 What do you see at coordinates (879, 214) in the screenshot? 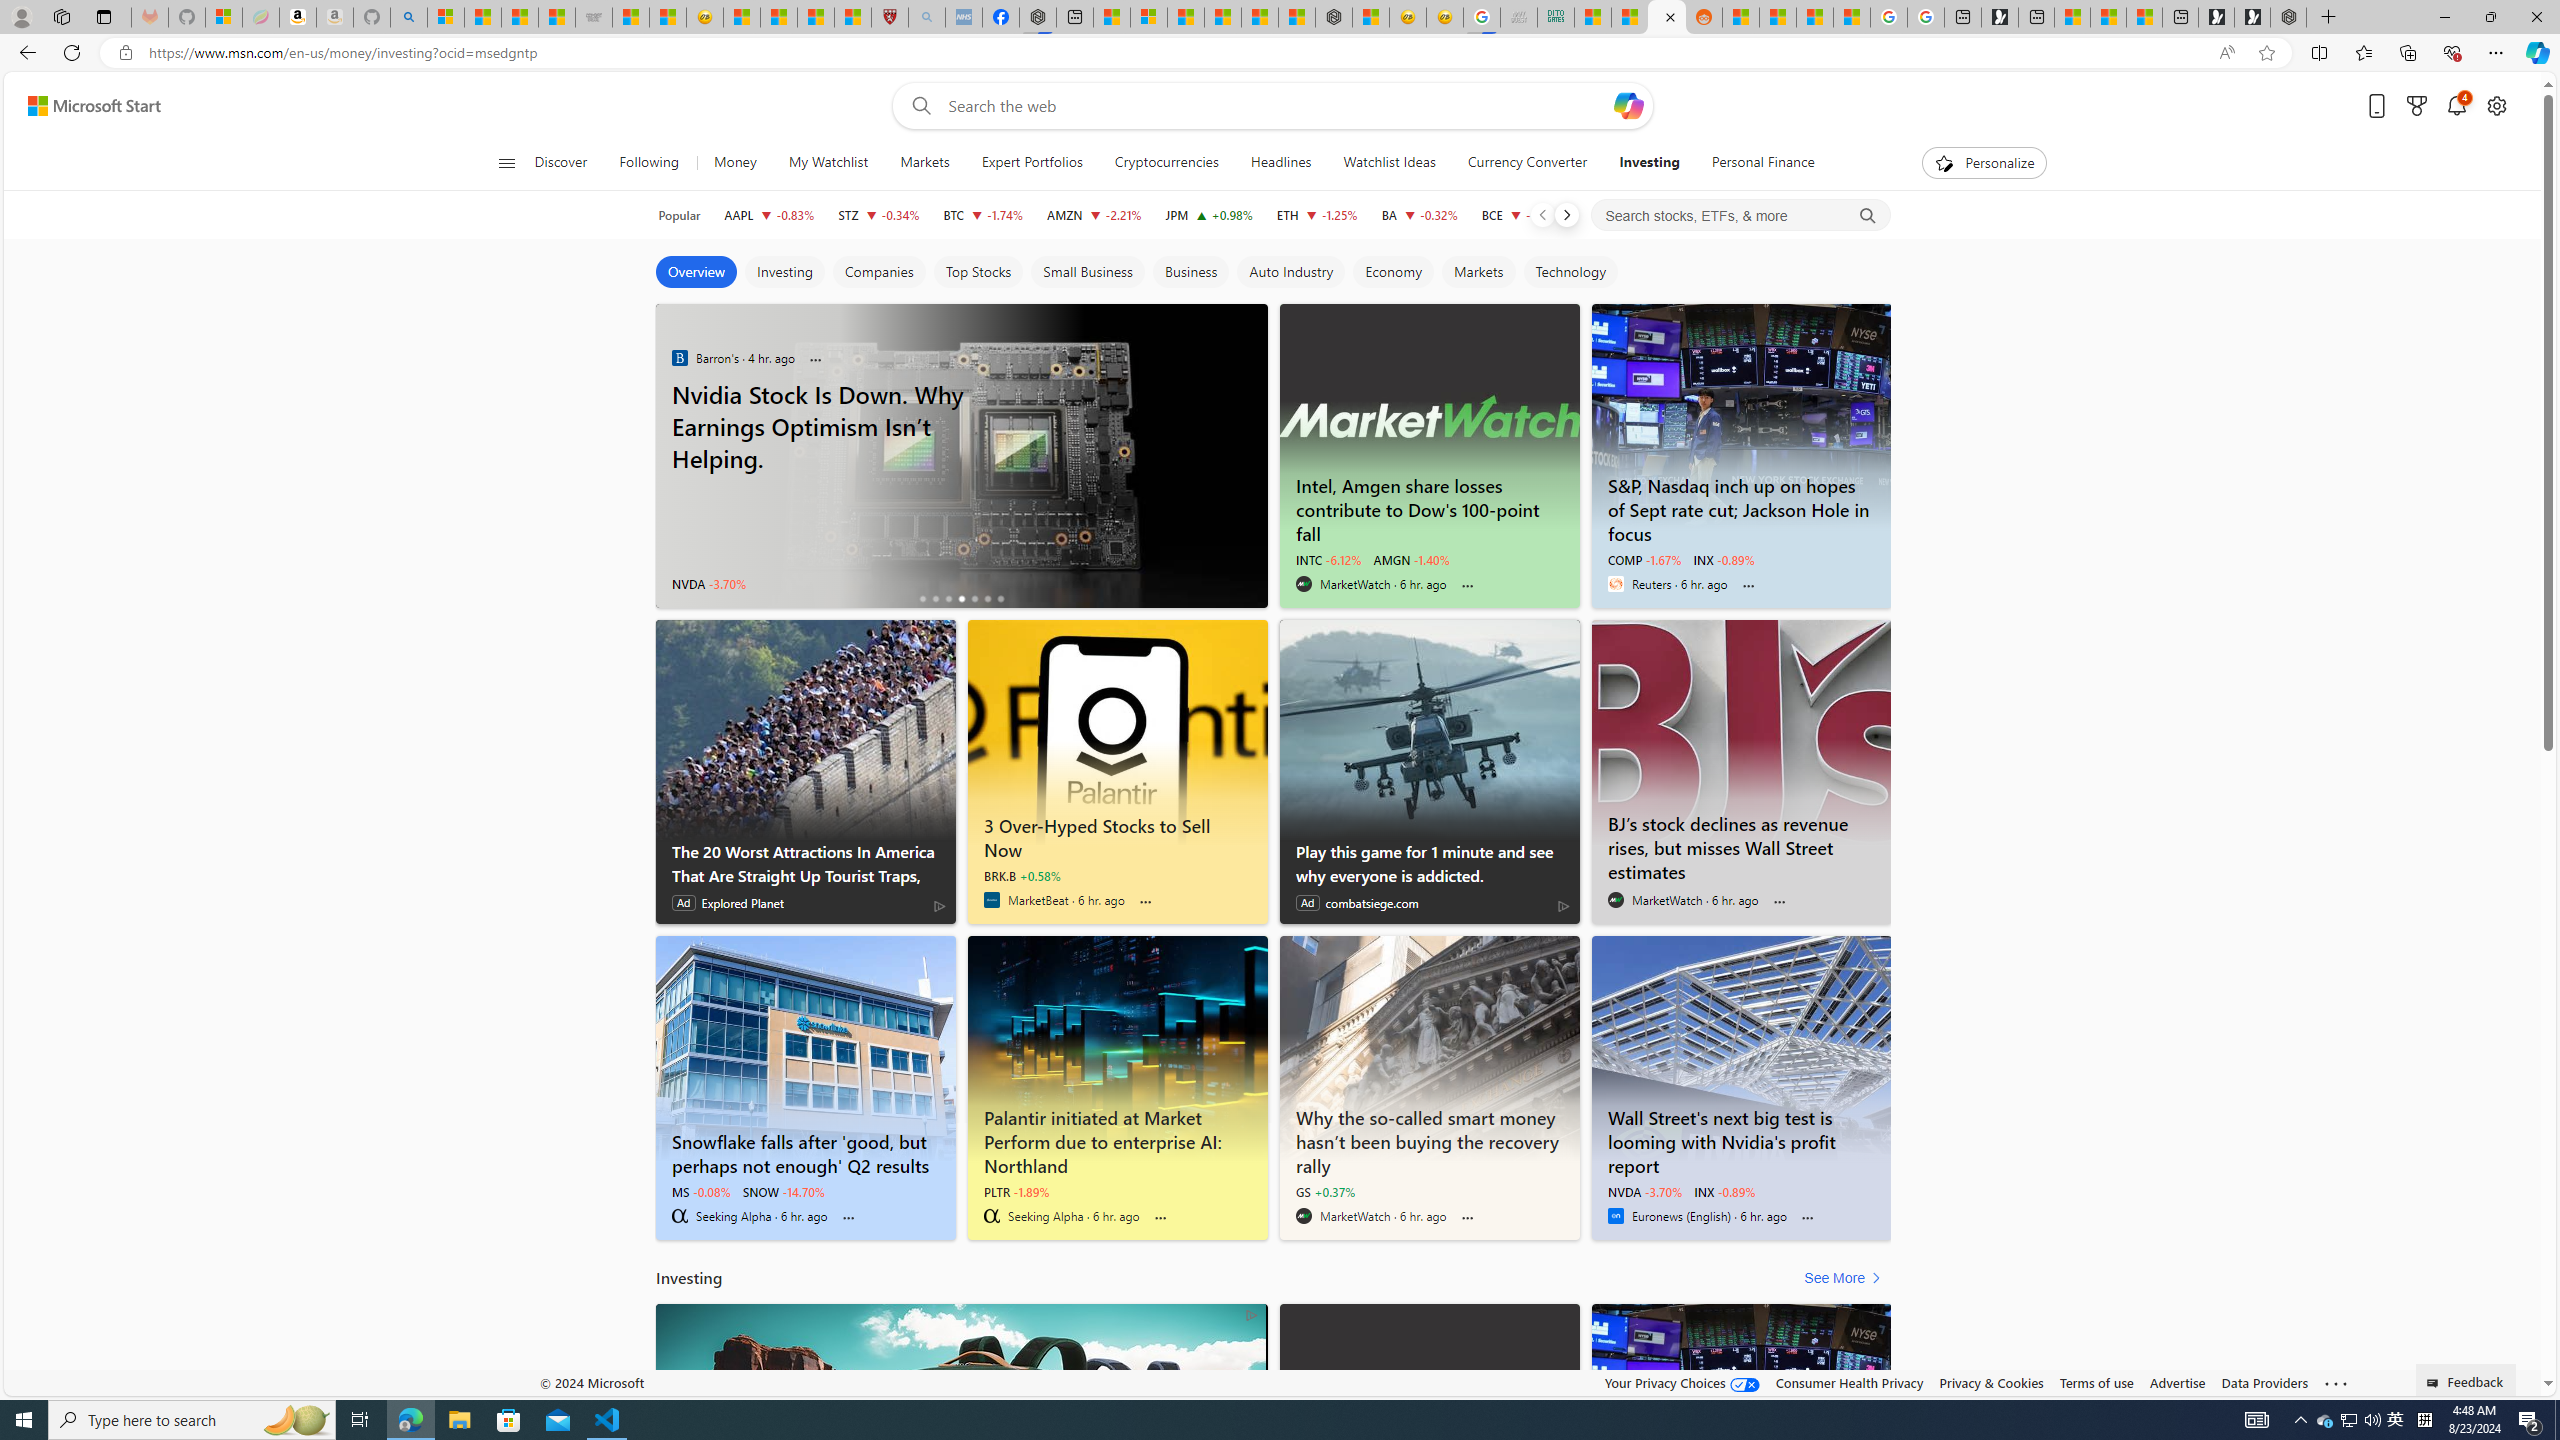
I see `'STZ CONSTELLATION BRANDS, INC. decrease 243.92 -0.82 -0.34%'` at bounding box center [879, 214].